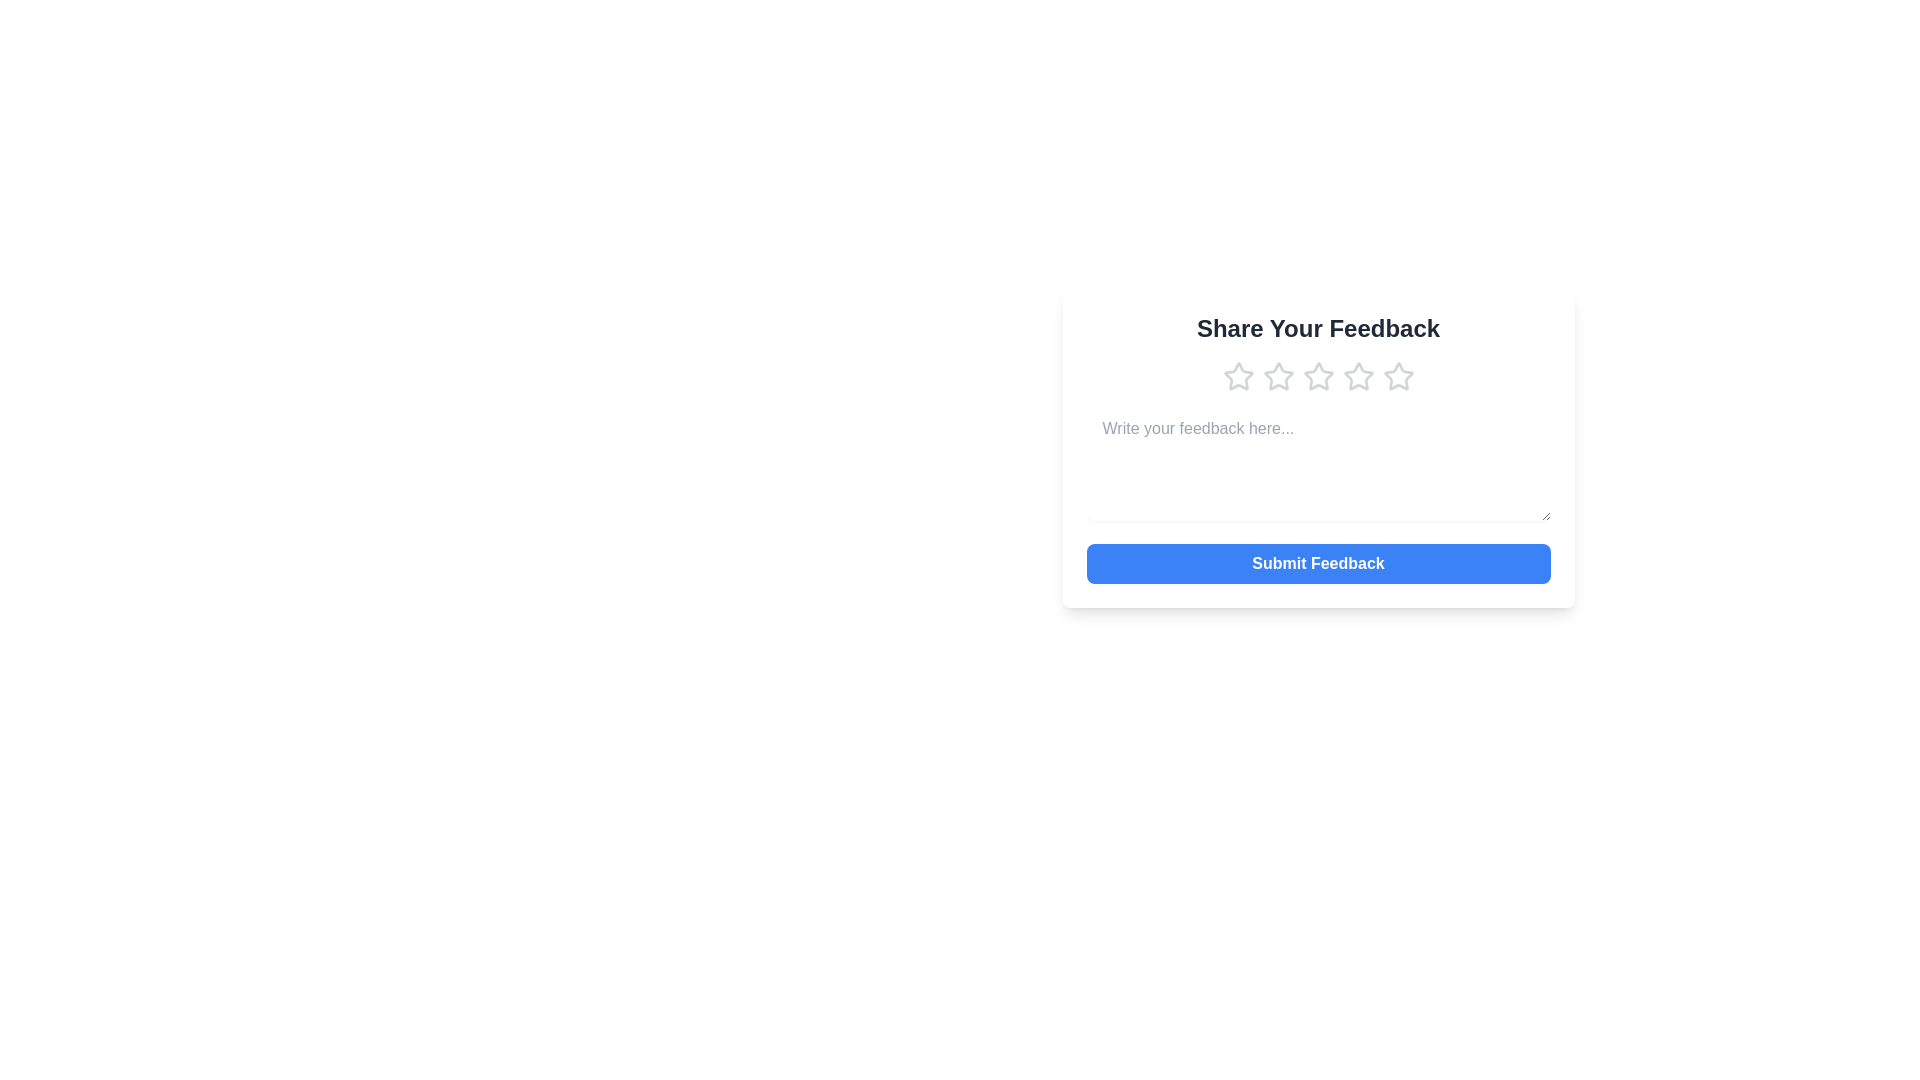  Describe the element at coordinates (1237, 377) in the screenshot. I see `the first star icon in the 'Share Your Feedback' section, which is a hollow light gray star that enlarges slightly when hovered over` at that location.